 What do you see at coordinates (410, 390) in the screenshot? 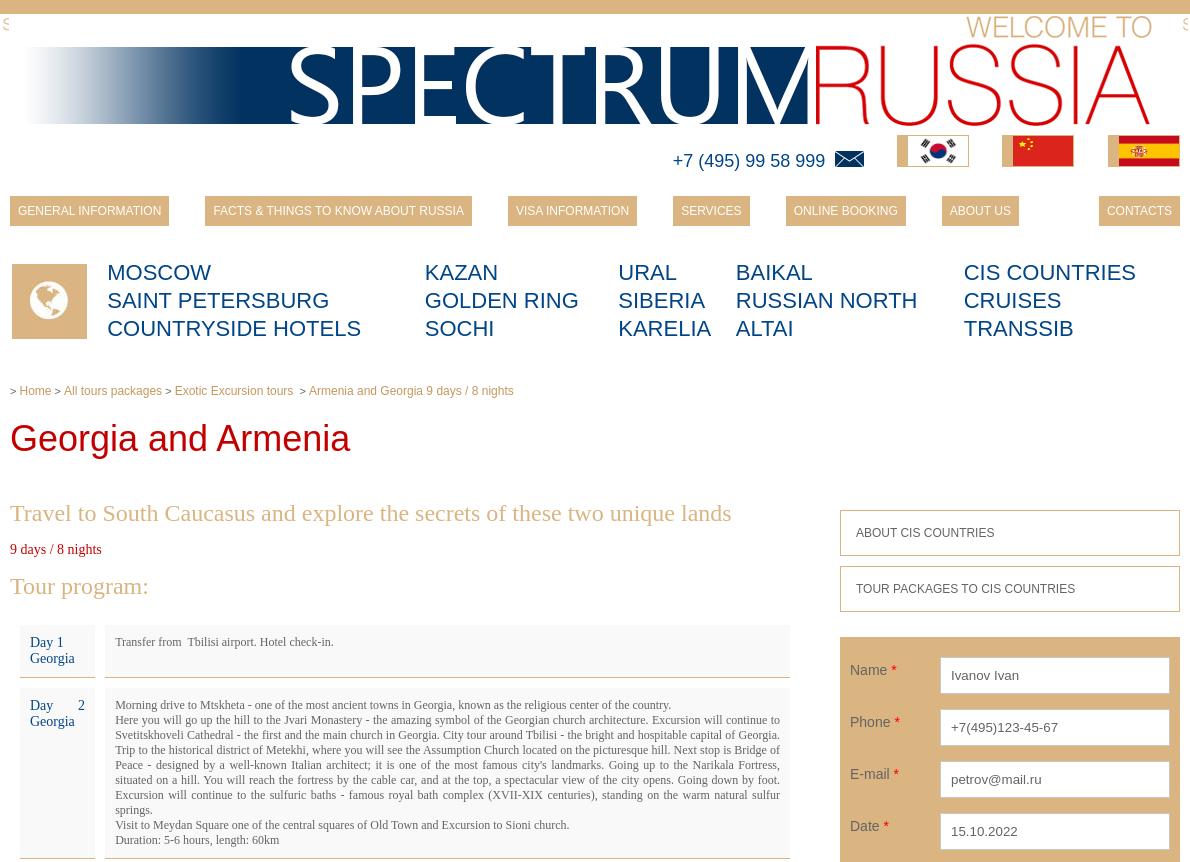
I see `'Armenia and Georgia 9 days / 8 nights'` at bounding box center [410, 390].